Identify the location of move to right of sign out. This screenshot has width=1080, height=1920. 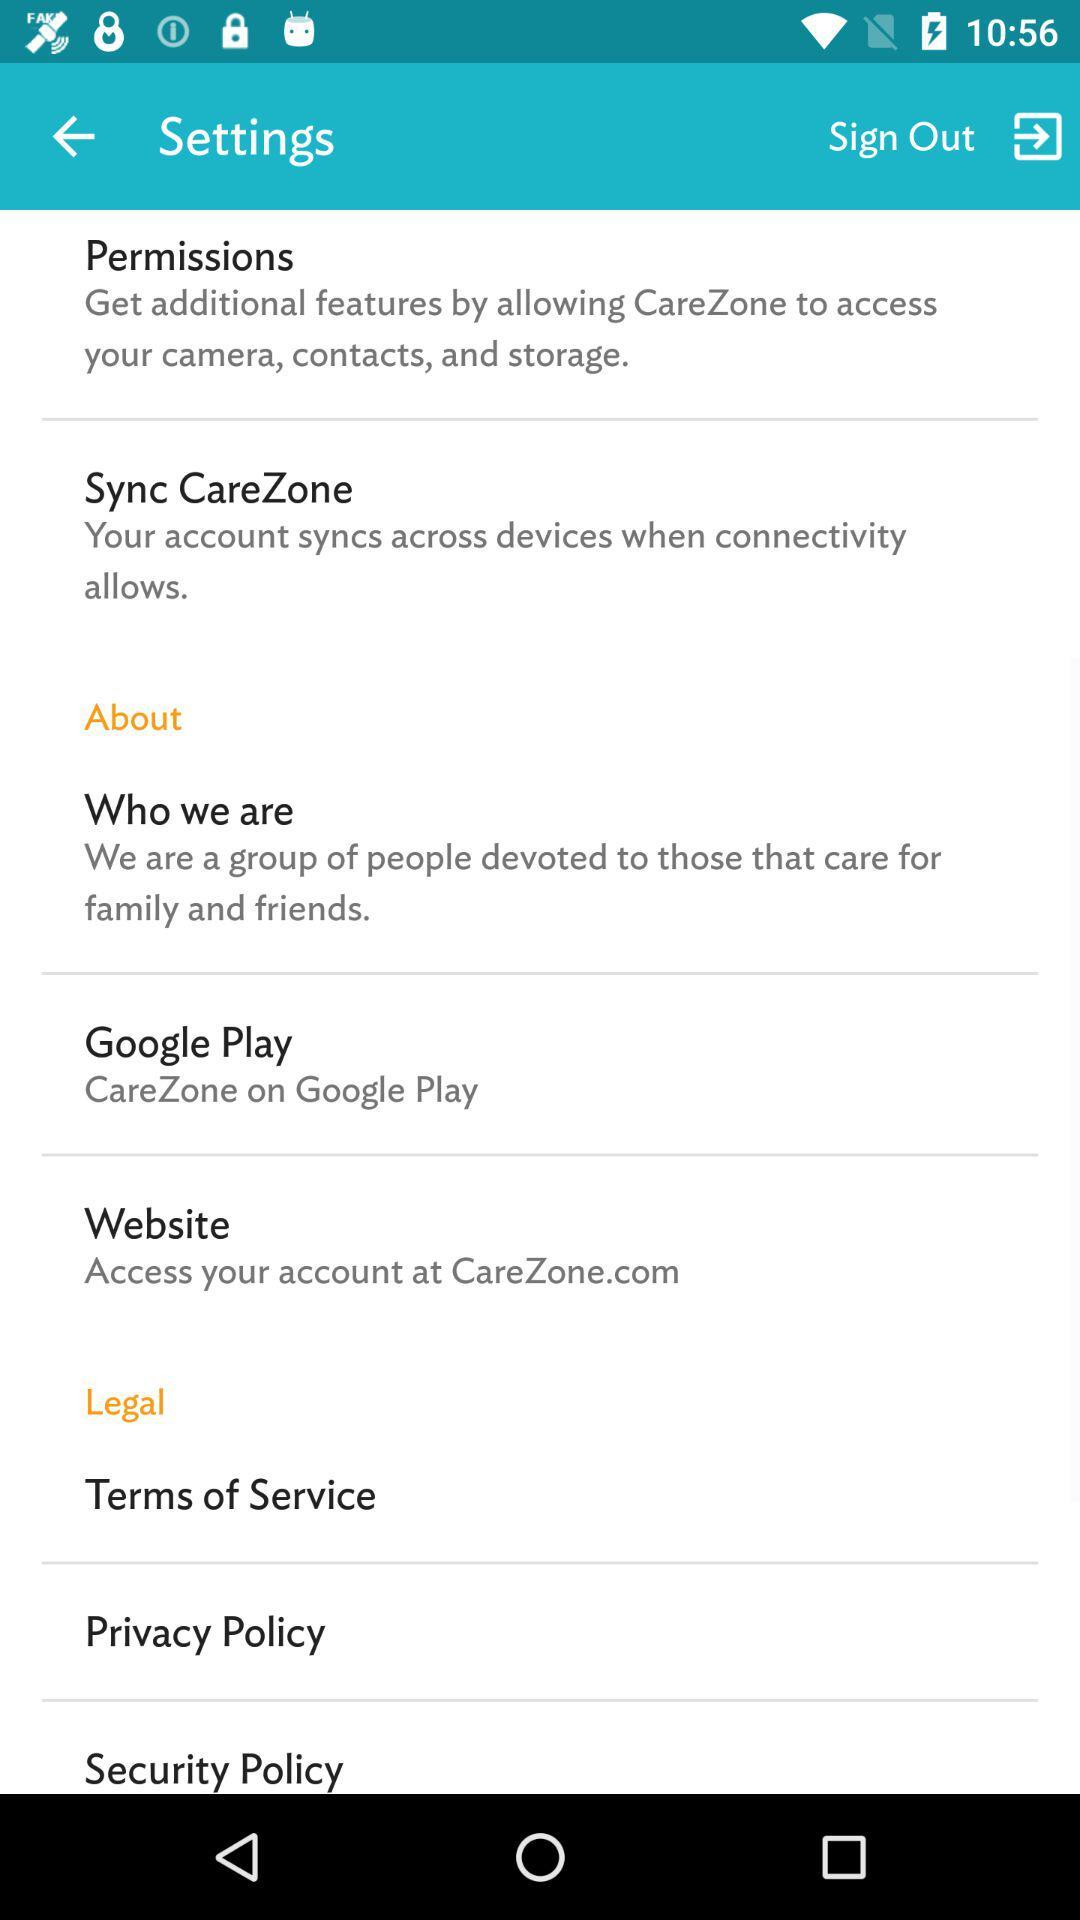
(1036, 136).